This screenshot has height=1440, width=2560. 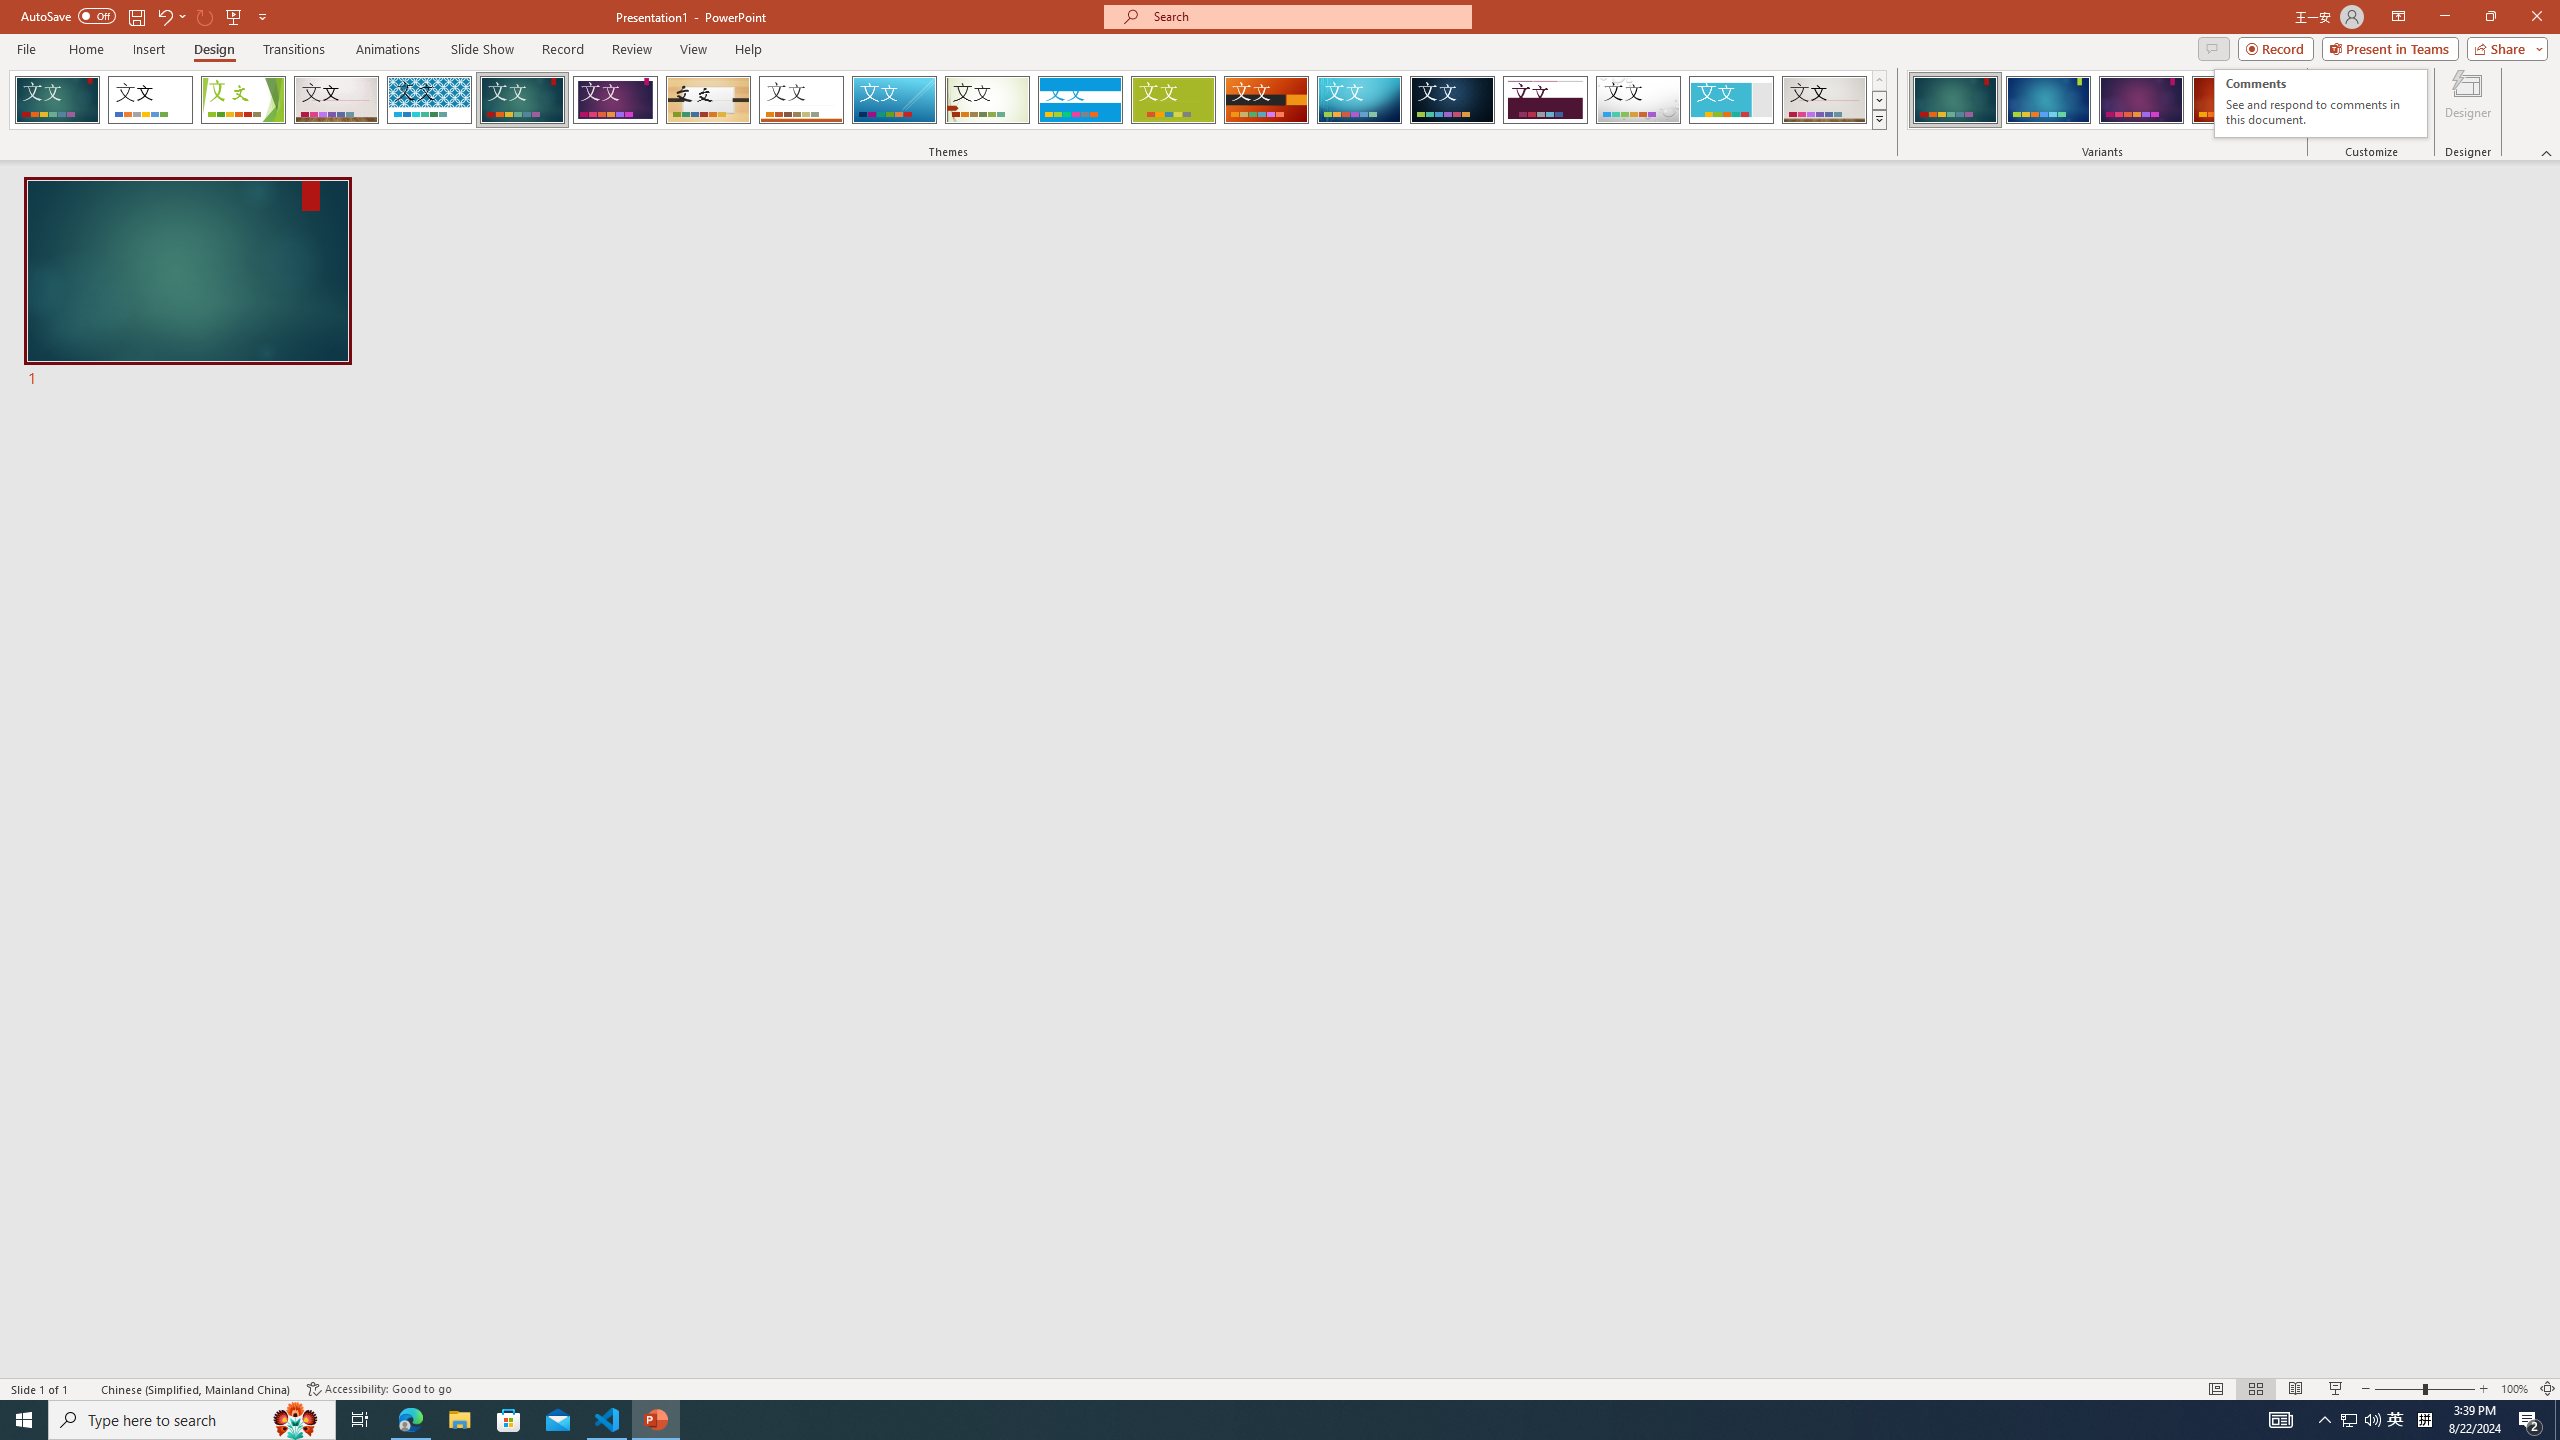 I want to click on 'Zoom 100%', so click(x=2515, y=1389).